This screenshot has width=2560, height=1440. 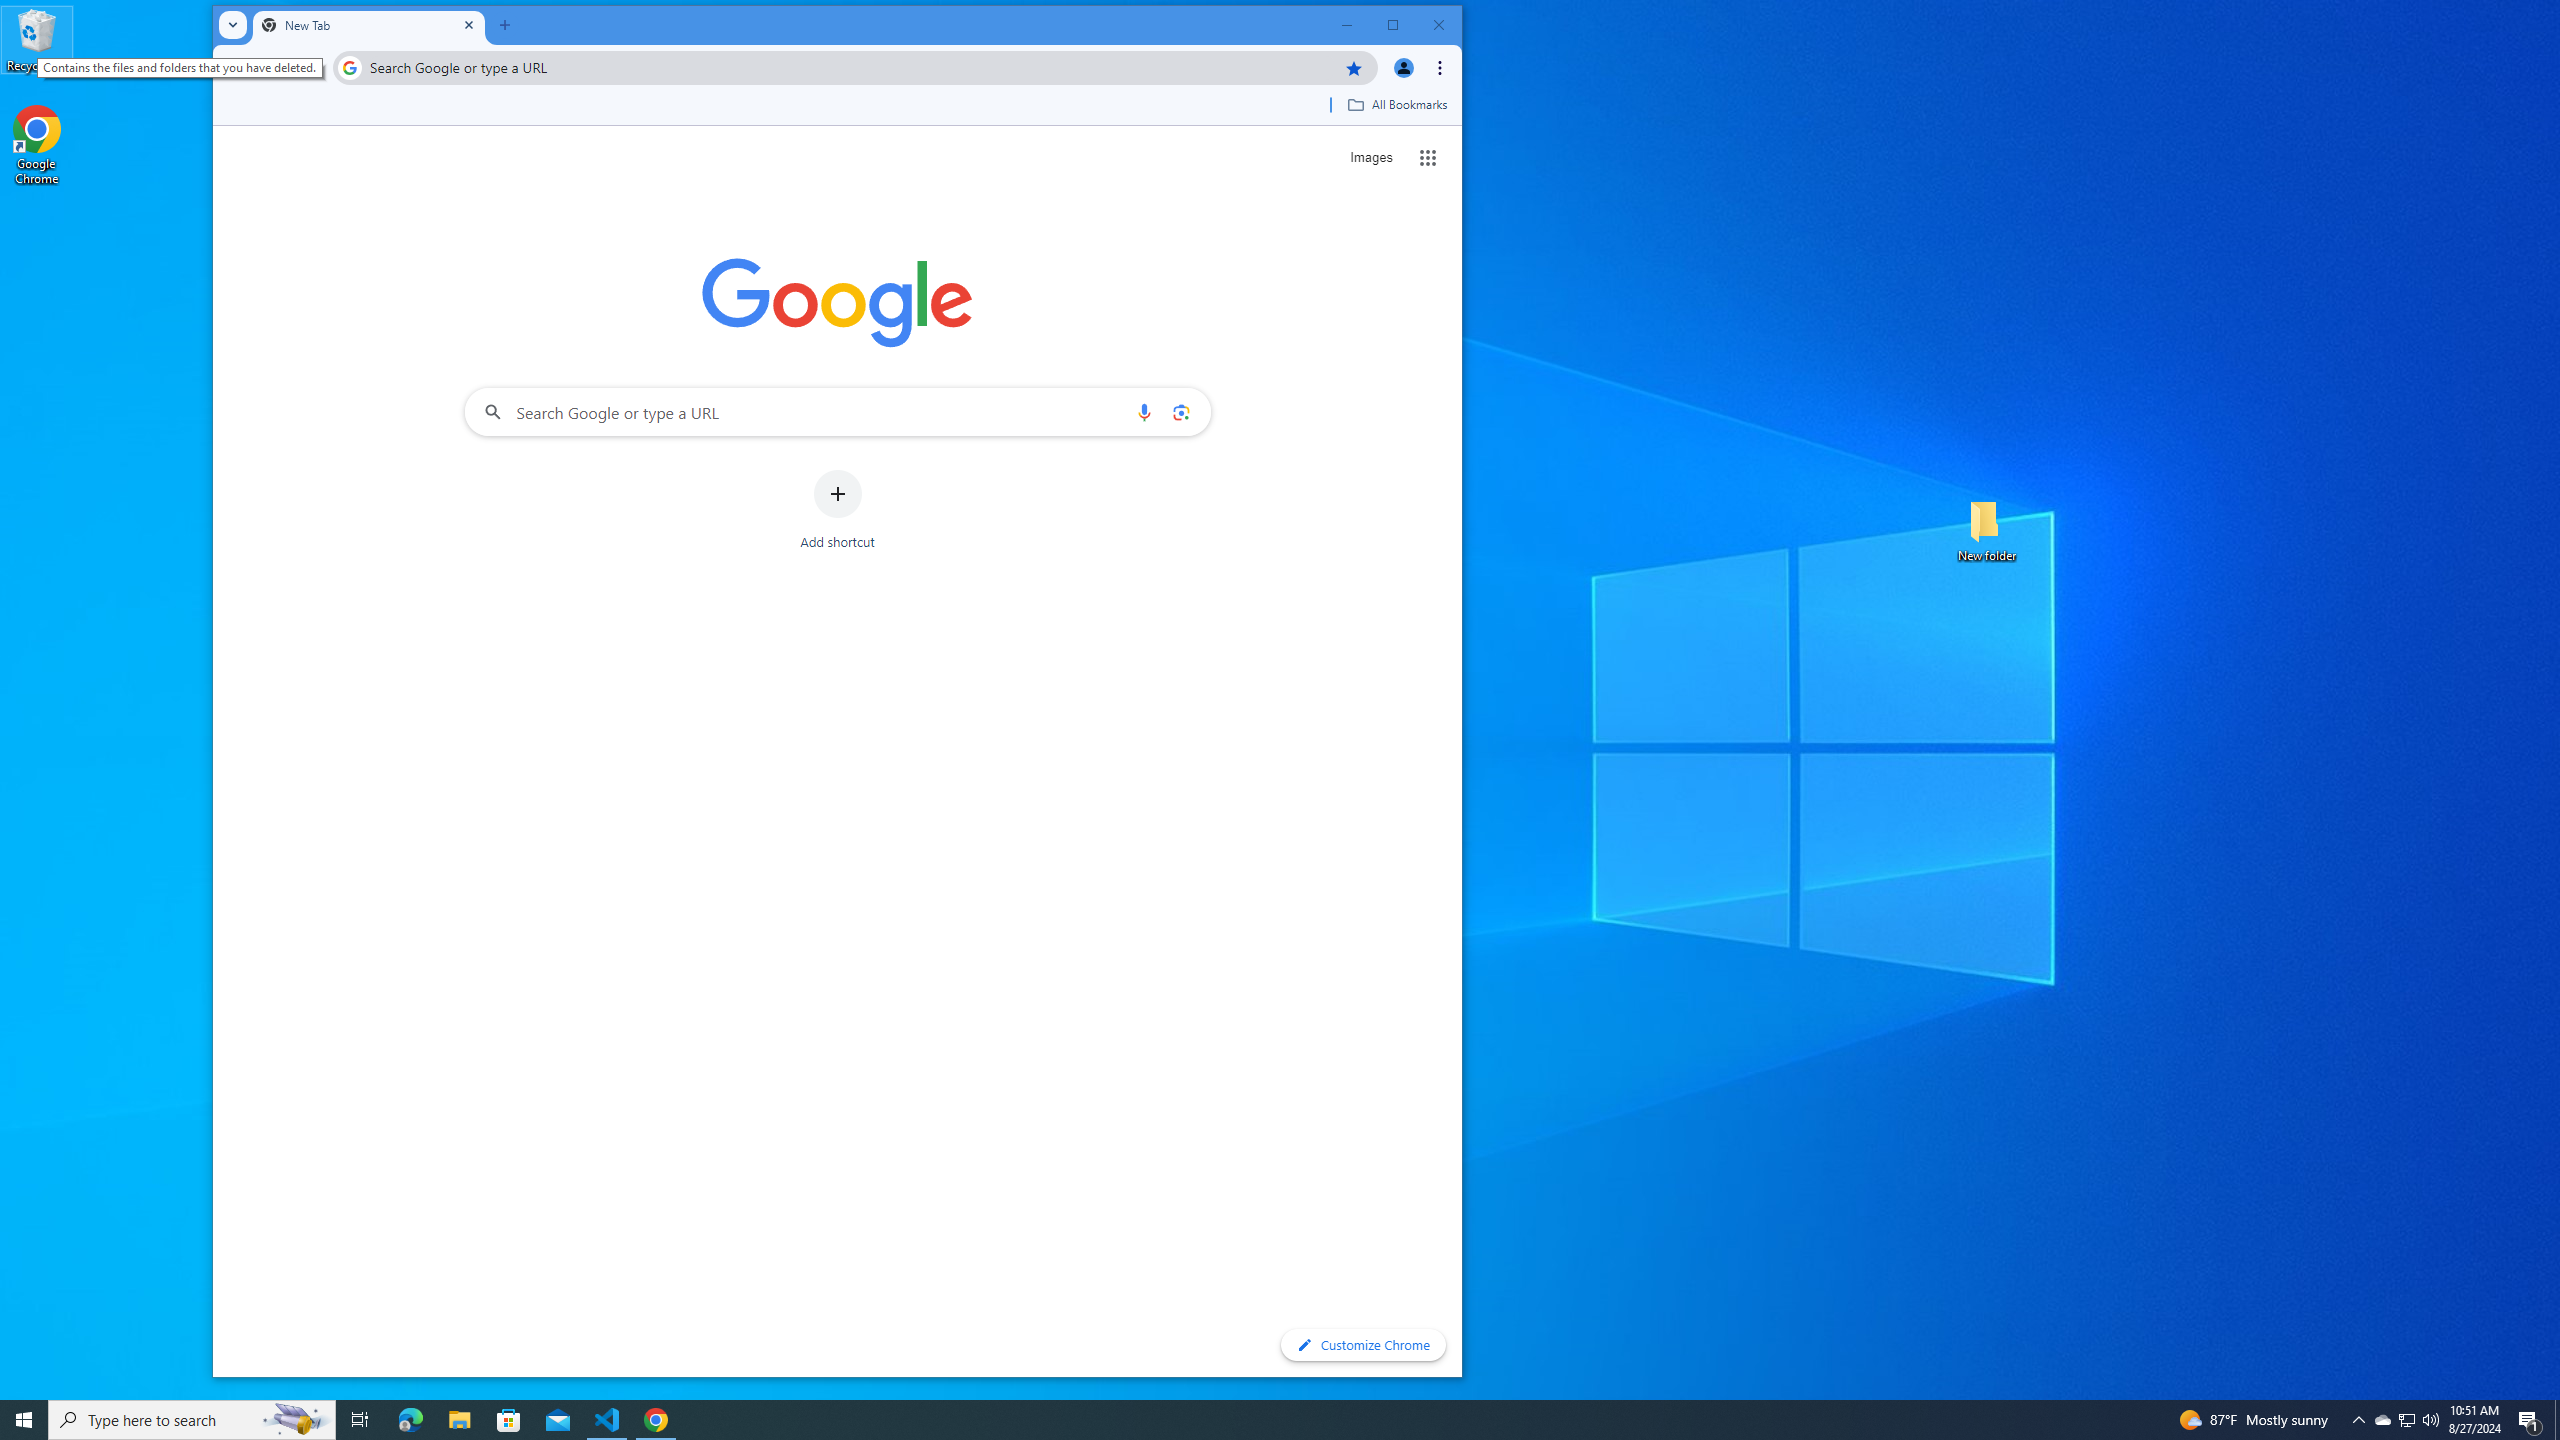 What do you see at coordinates (1986, 528) in the screenshot?
I see `'New folder'` at bounding box center [1986, 528].